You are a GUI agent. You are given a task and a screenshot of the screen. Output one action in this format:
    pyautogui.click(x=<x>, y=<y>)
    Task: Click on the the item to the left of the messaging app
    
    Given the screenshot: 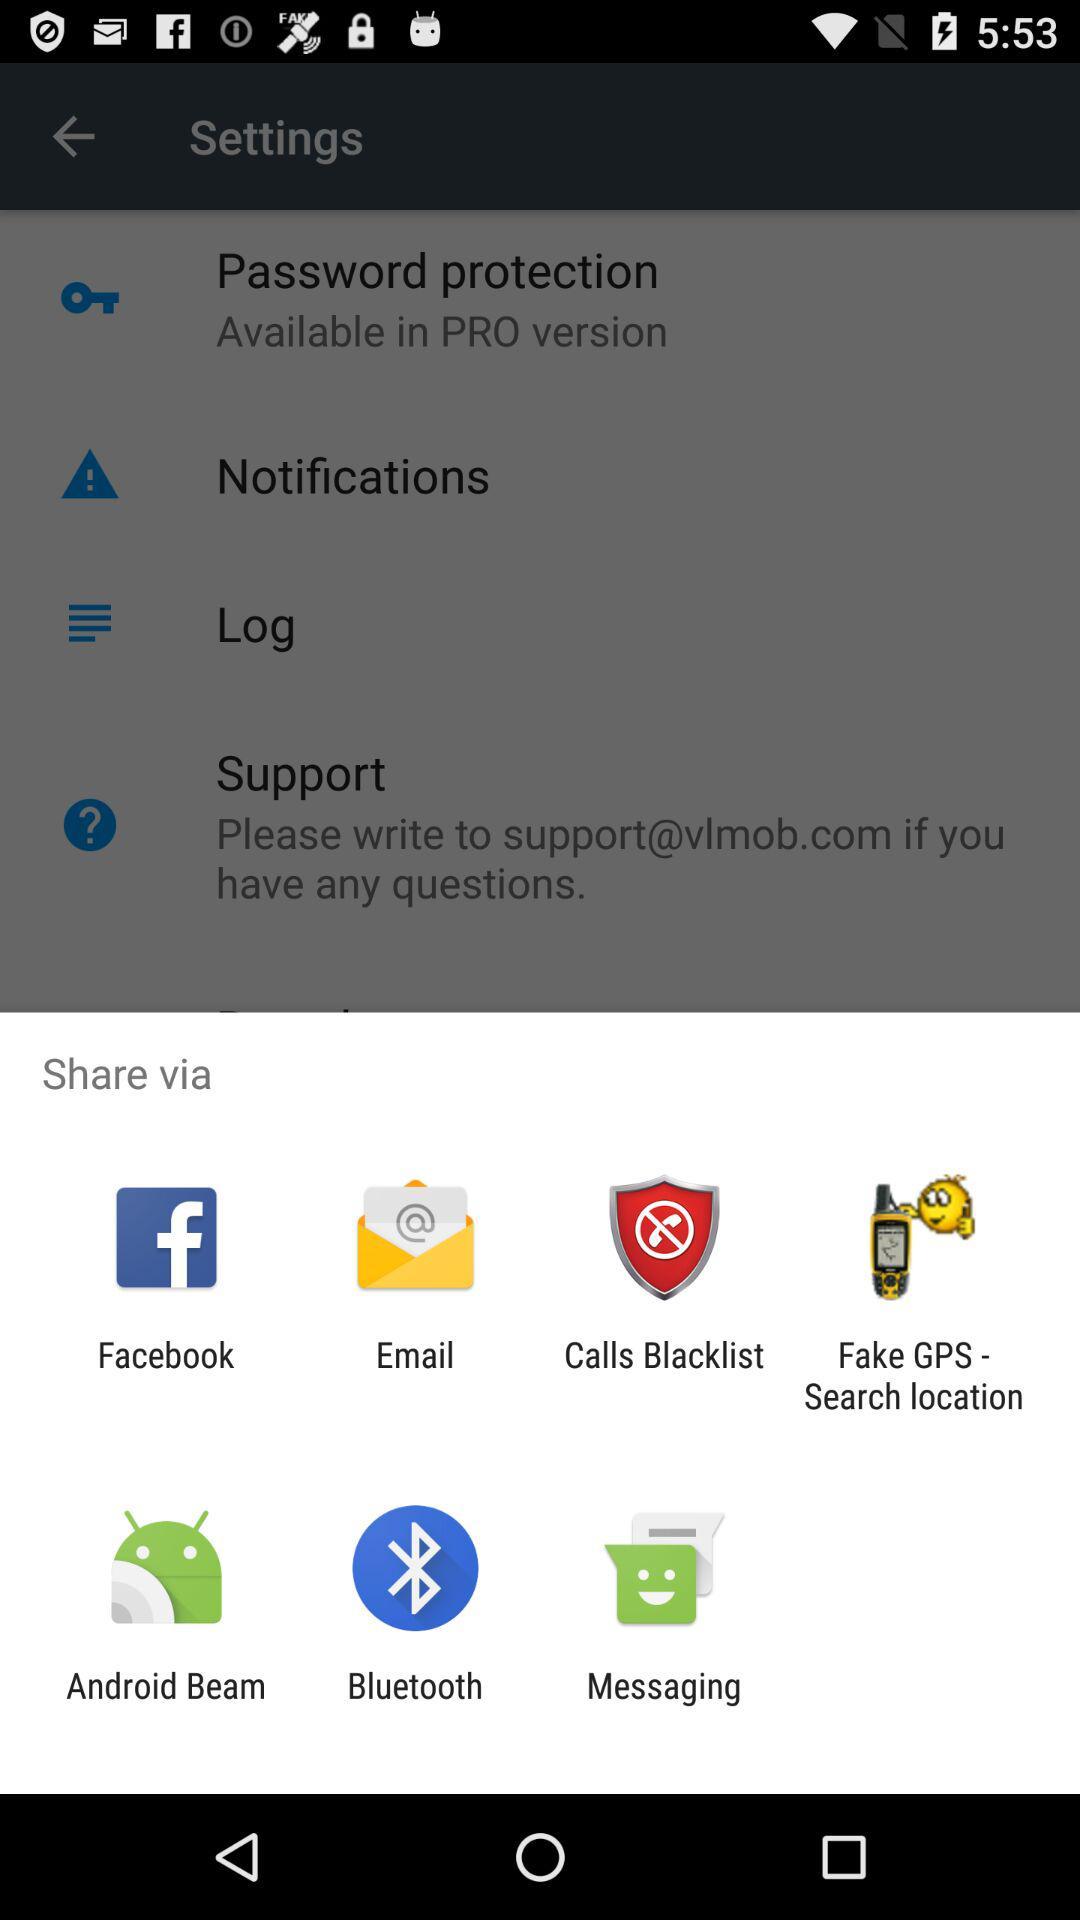 What is the action you would take?
    pyautogui.click(x=414, y=1705)
    